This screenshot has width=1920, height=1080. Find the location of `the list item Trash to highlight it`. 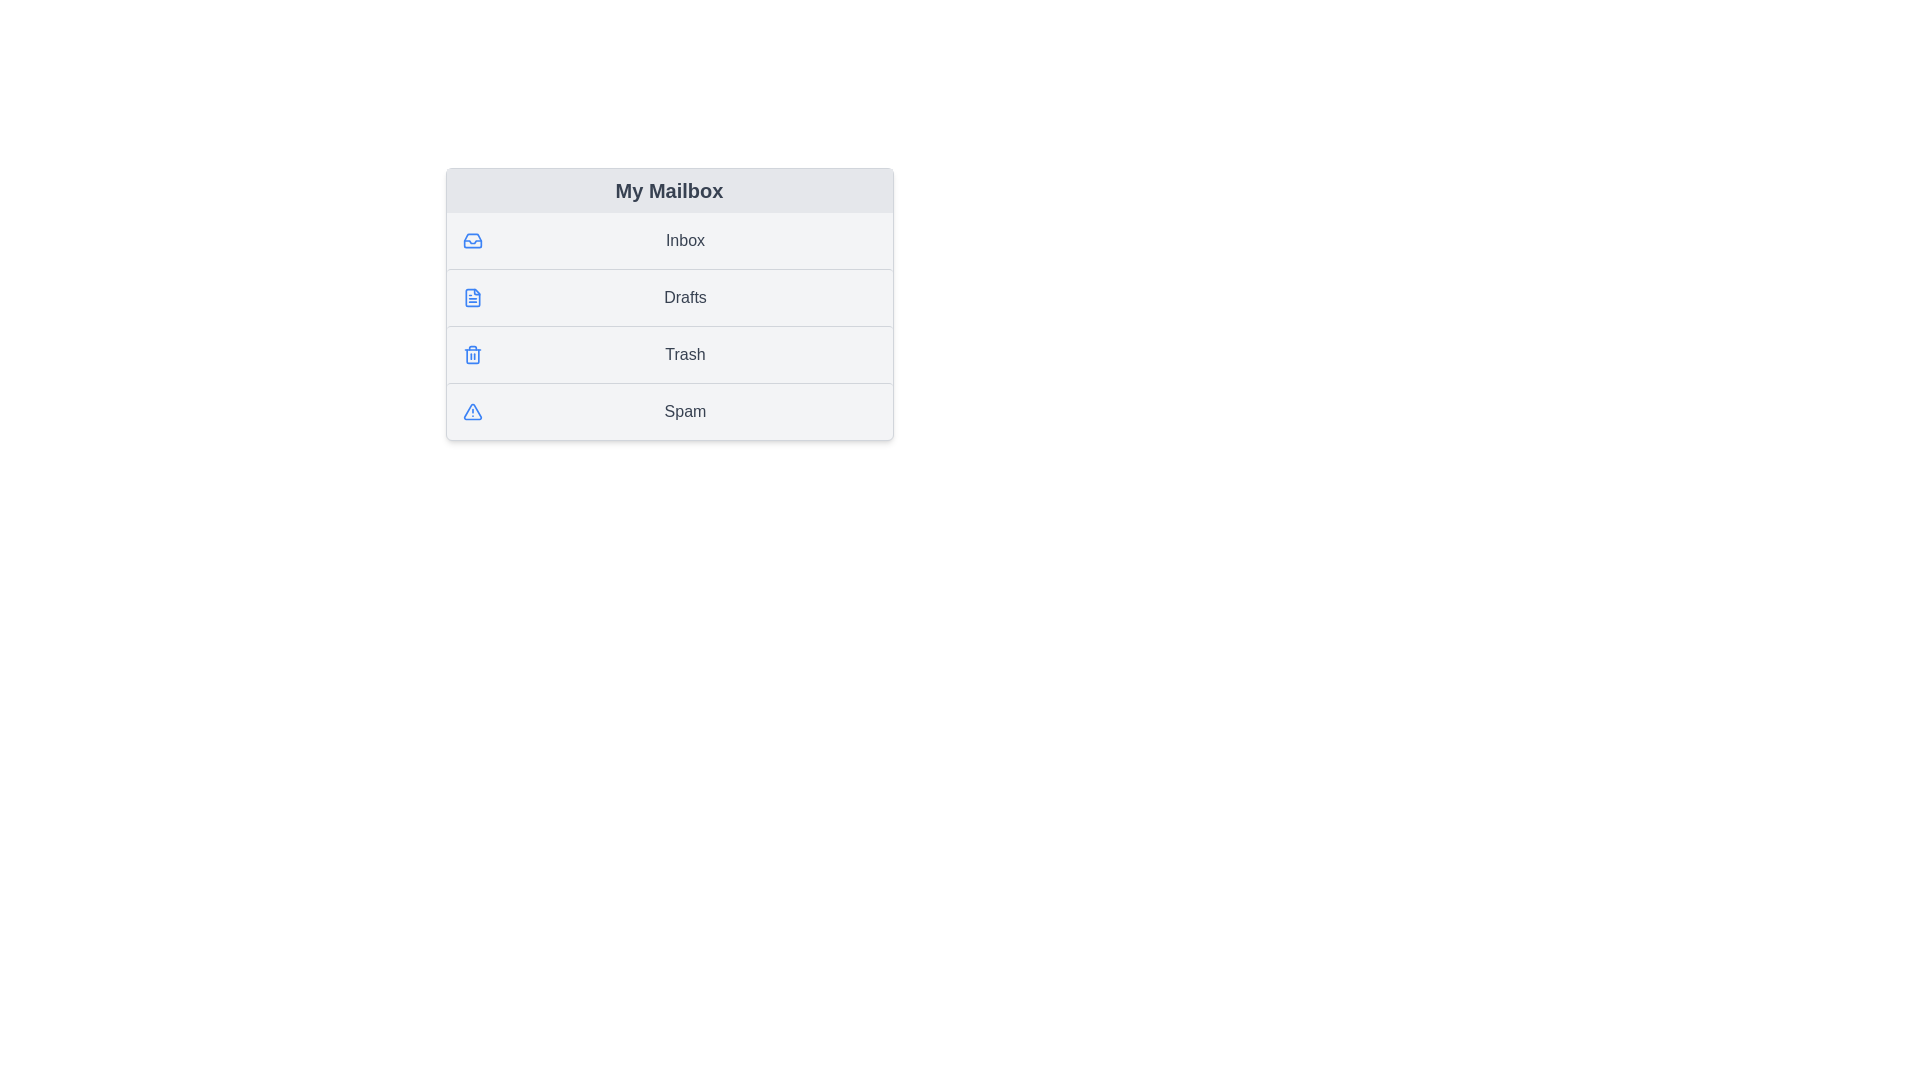

the list item Trash to highlight it is located at coordinates (669, 353).